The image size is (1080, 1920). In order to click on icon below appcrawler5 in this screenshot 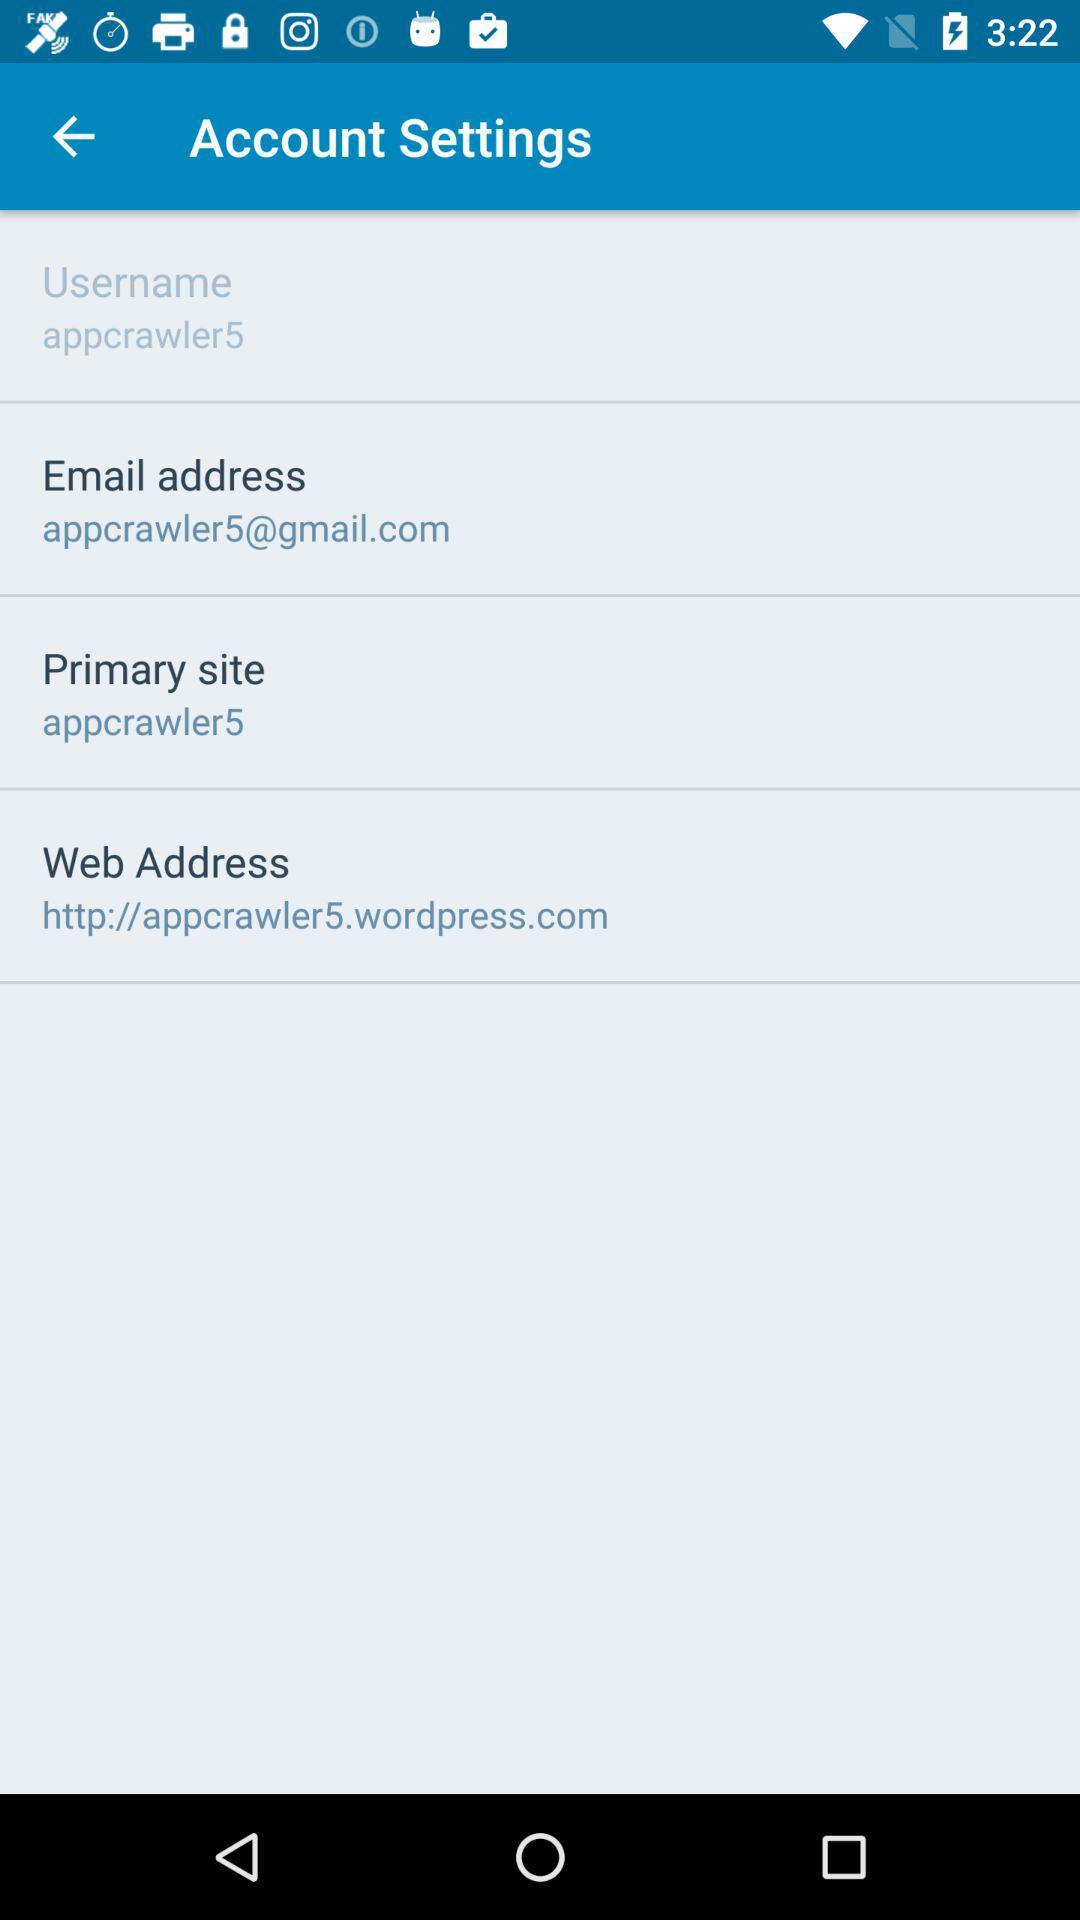, I will do `click(173, 473)`.